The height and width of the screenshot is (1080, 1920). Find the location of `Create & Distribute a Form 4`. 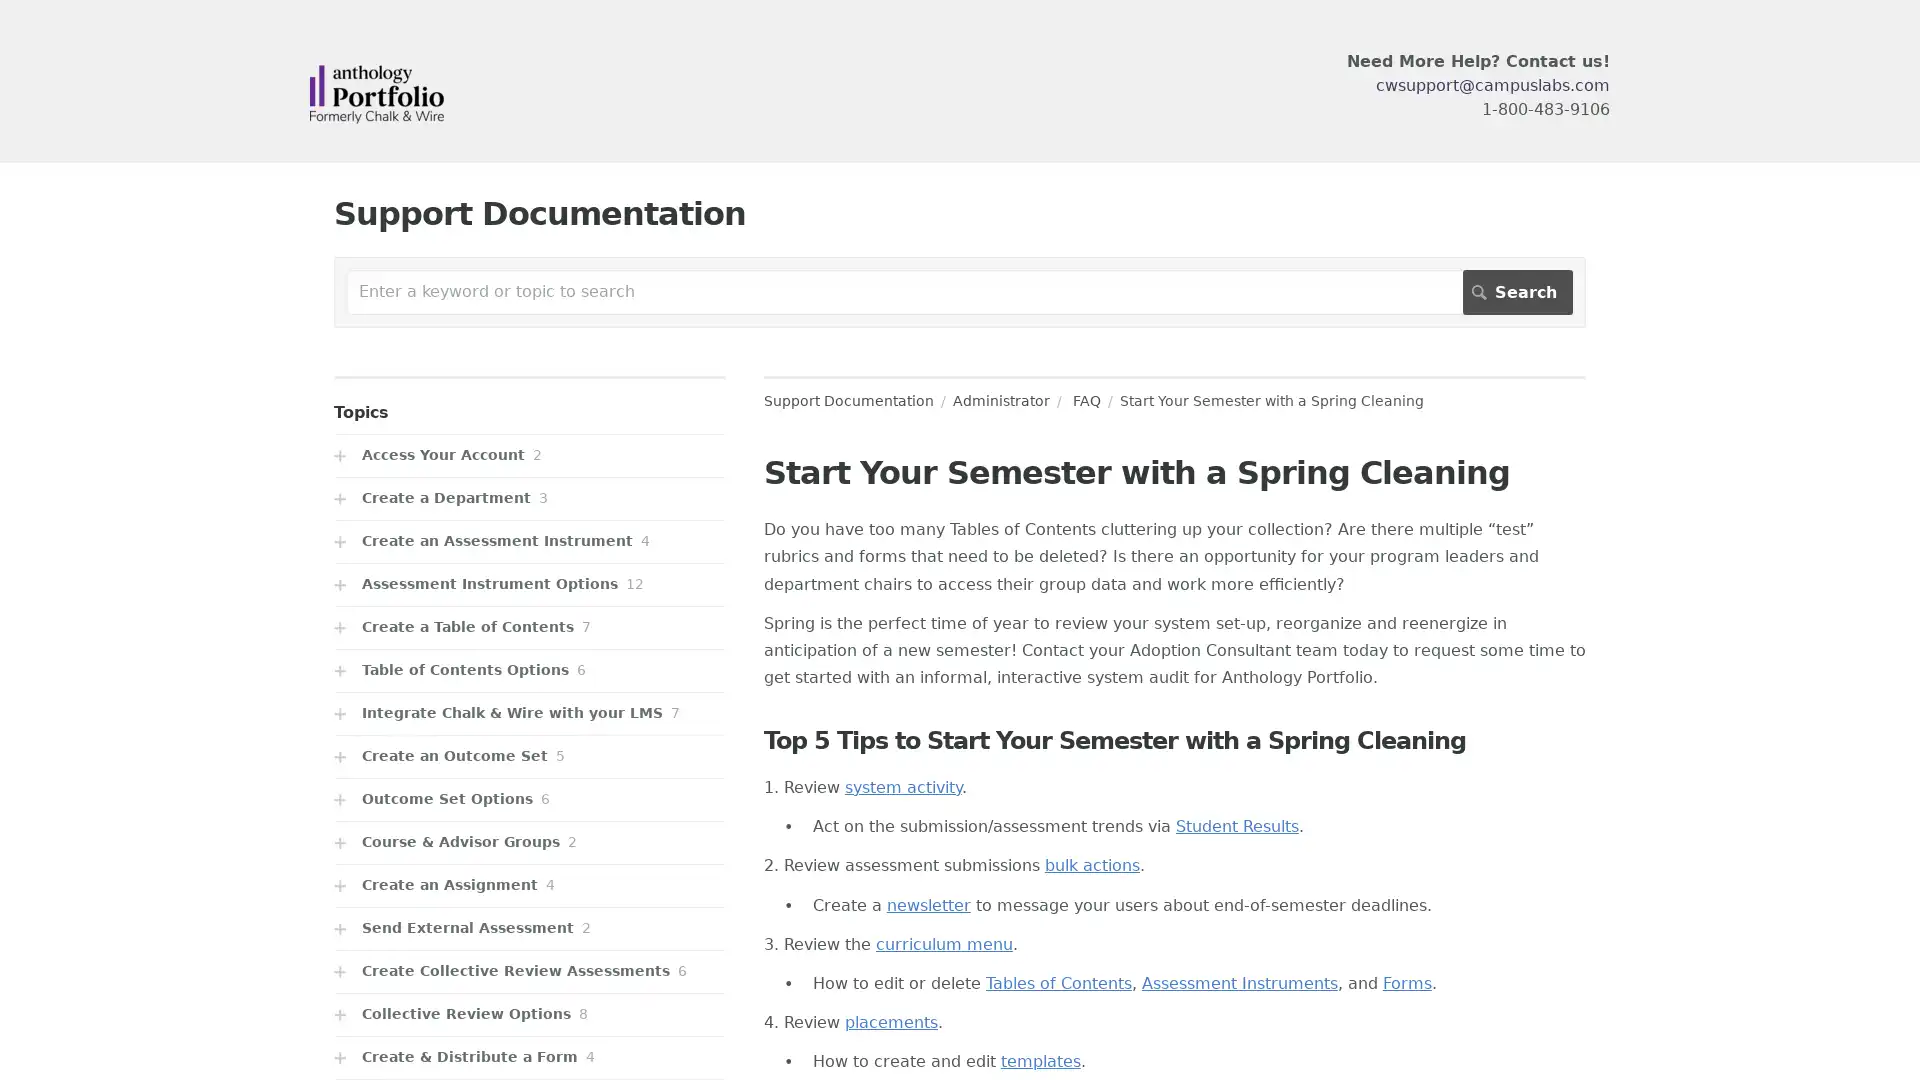

Create & Distribute a Form 4 is located at coordinates (529, 1056).